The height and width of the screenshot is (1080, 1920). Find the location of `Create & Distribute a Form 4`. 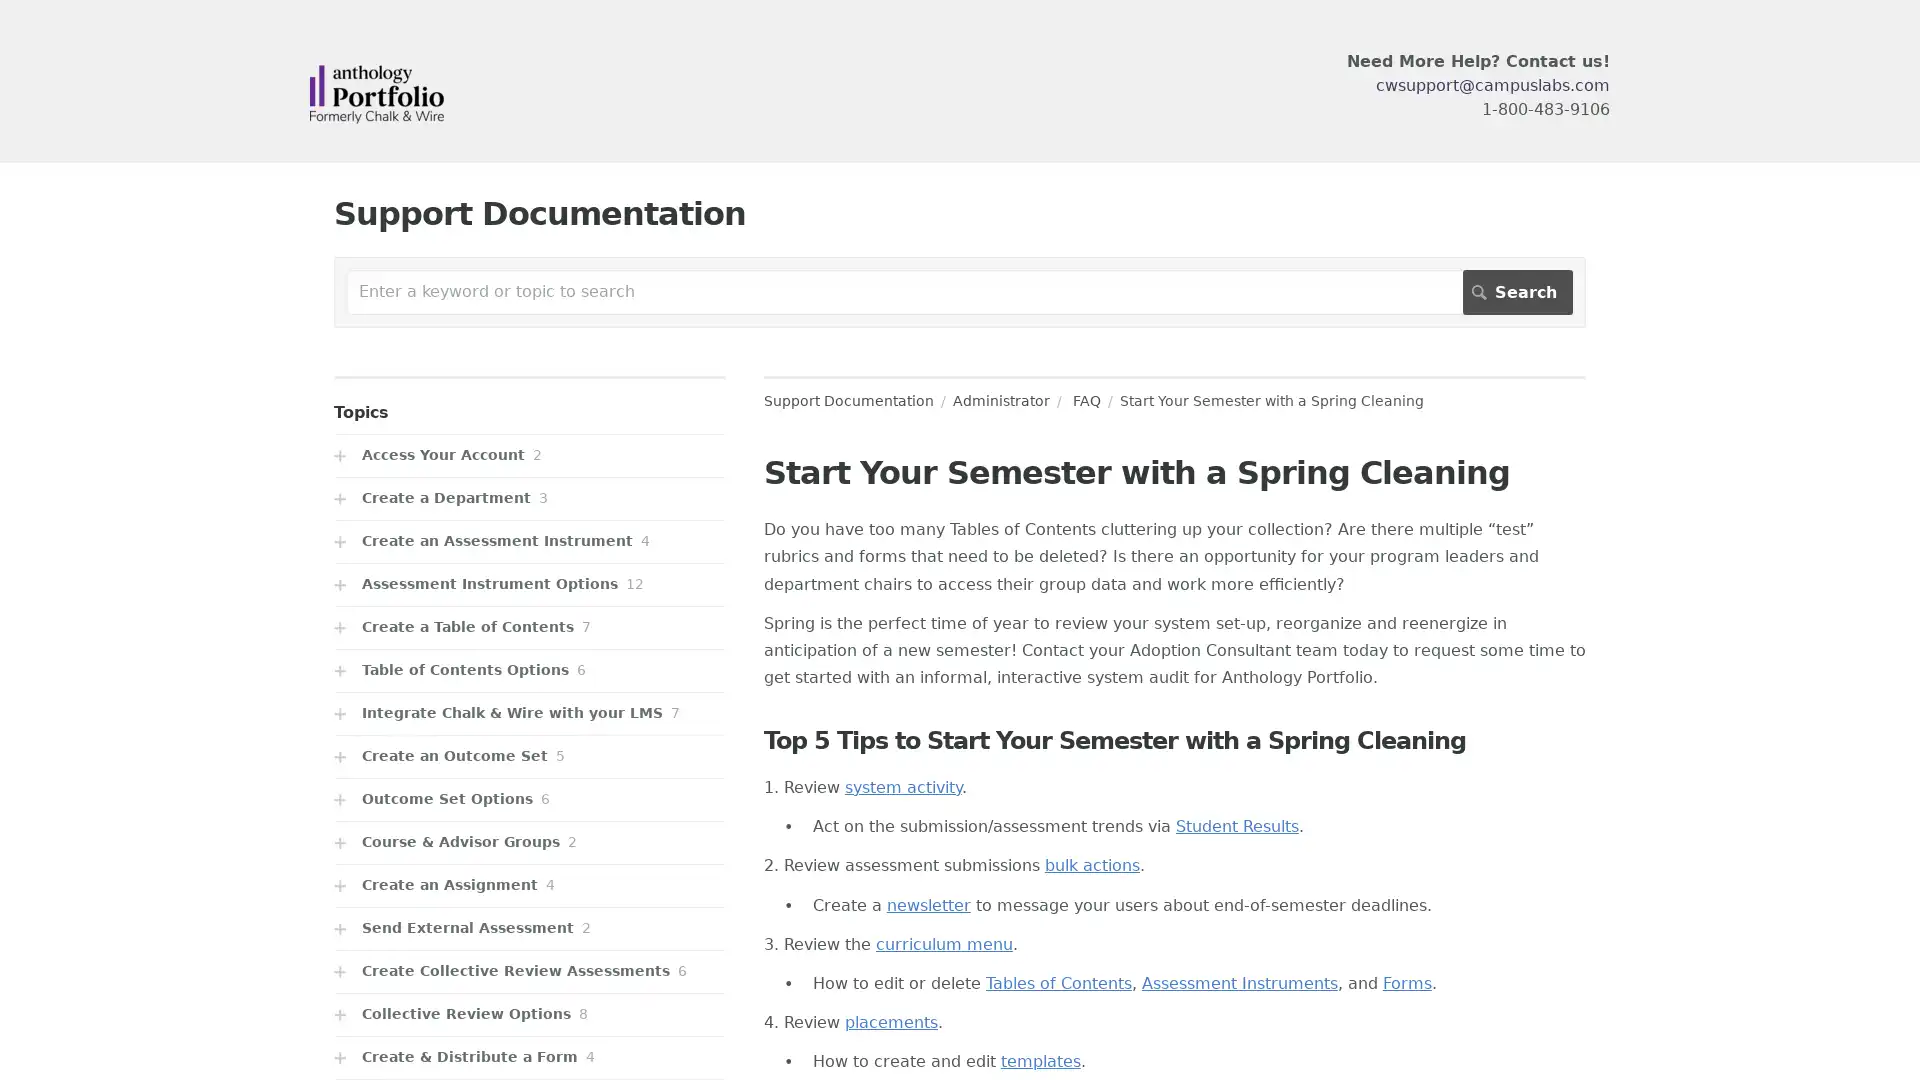

Create & Distribute a Form 4 is located at coordinates (529, 1056).